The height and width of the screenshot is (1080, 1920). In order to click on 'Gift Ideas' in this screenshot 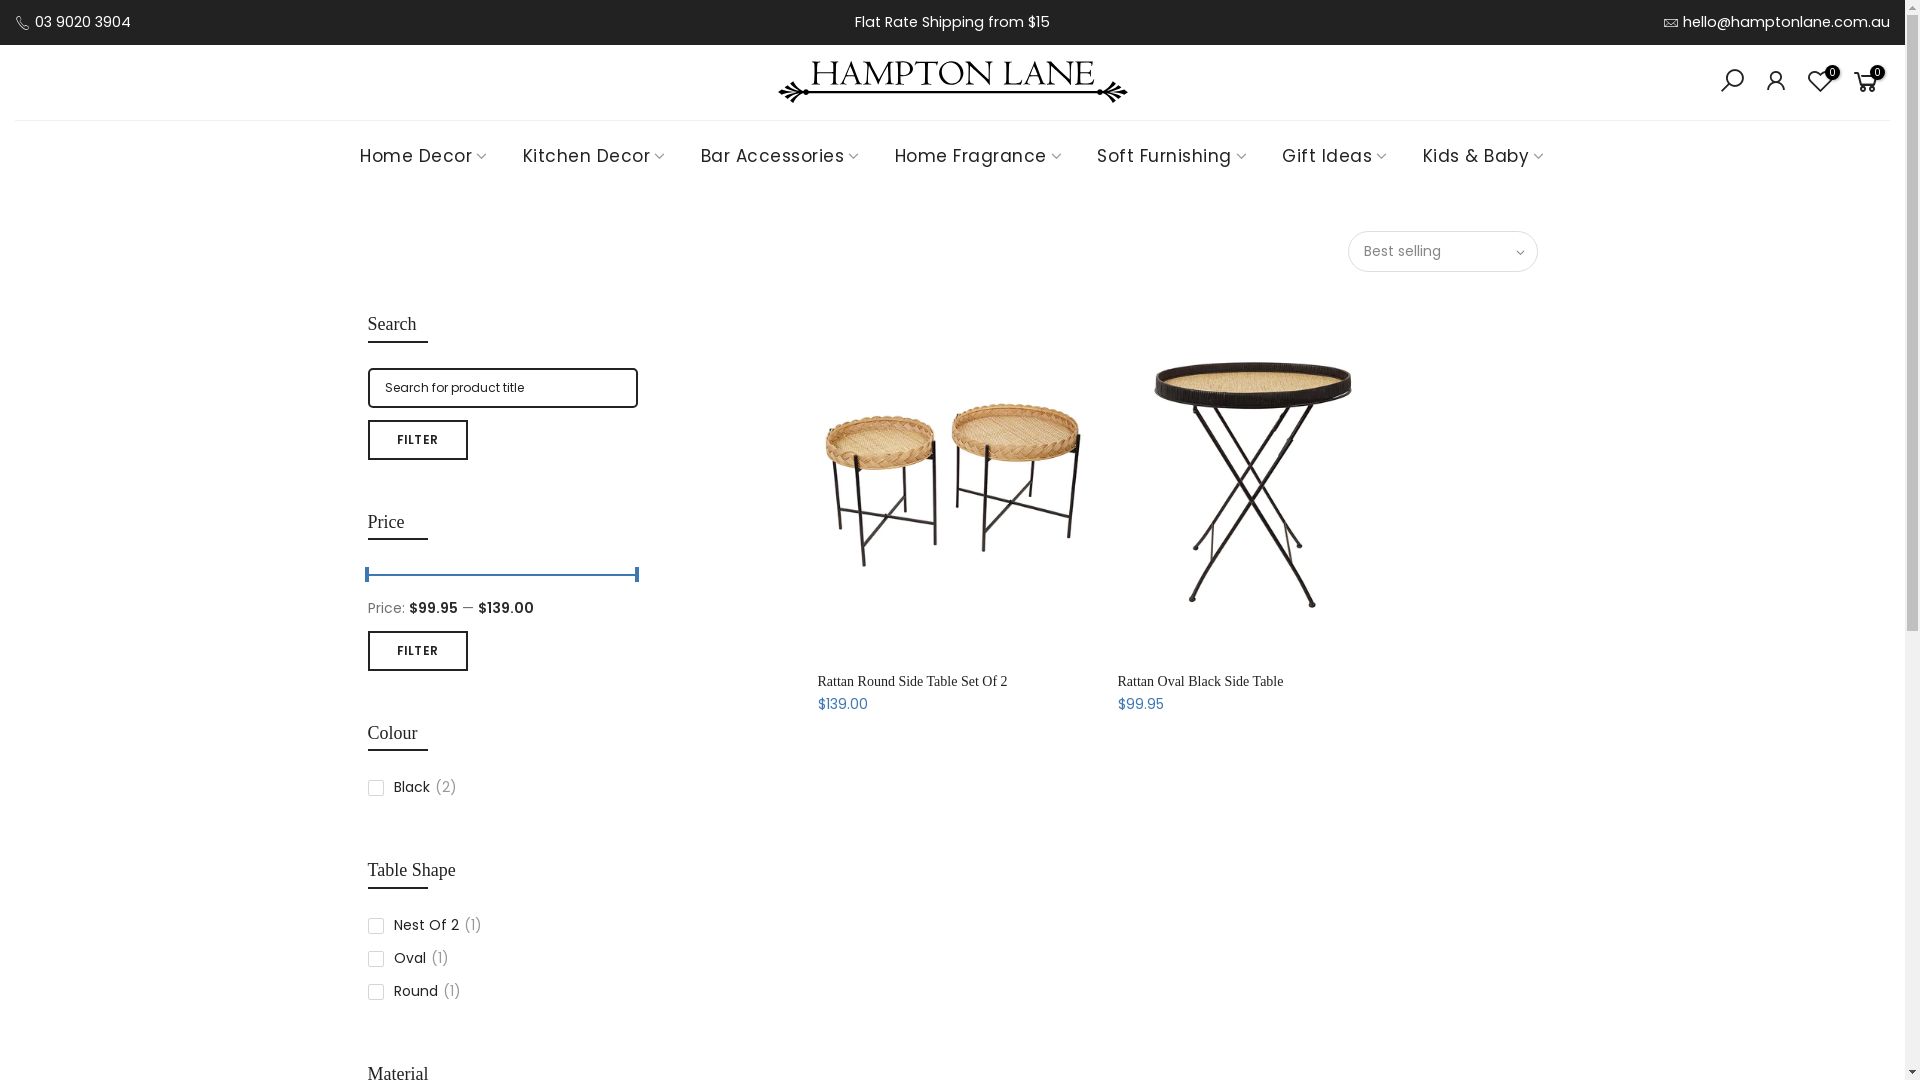, I will do `click(1335, 154)`.